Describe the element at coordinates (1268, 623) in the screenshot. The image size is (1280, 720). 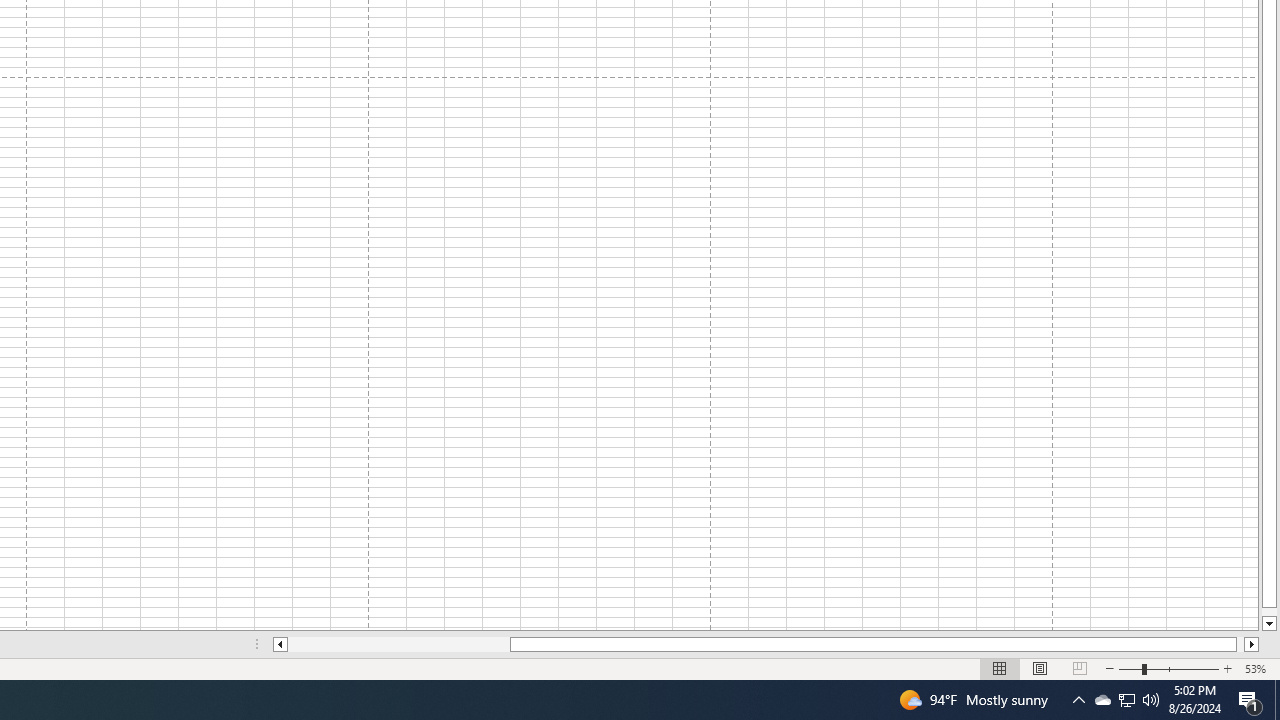
I see `'Line down'` at that location.